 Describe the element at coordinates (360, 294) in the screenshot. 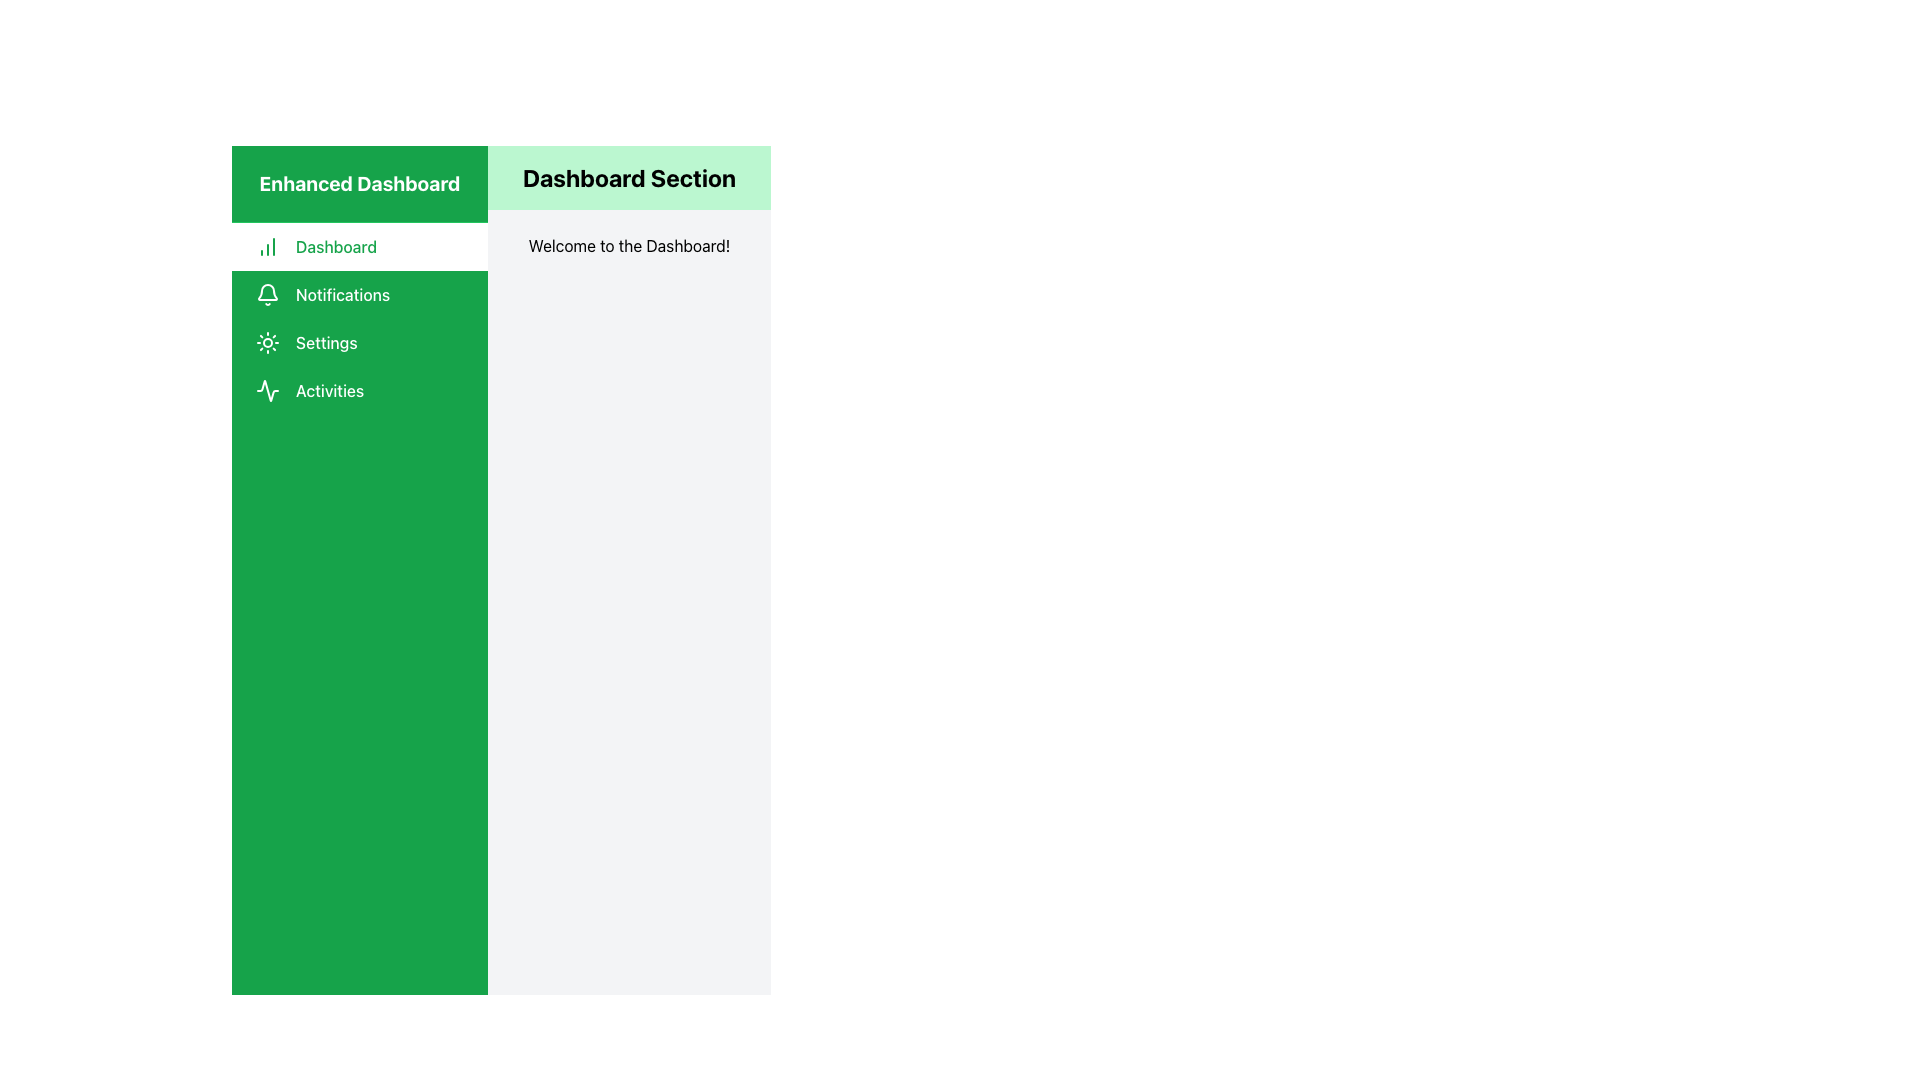

I see `the 'Notifications' button, which is the second item in the vertical menu on the left sidebar, featuring a green background and a bell icon with bold white text` at that location.